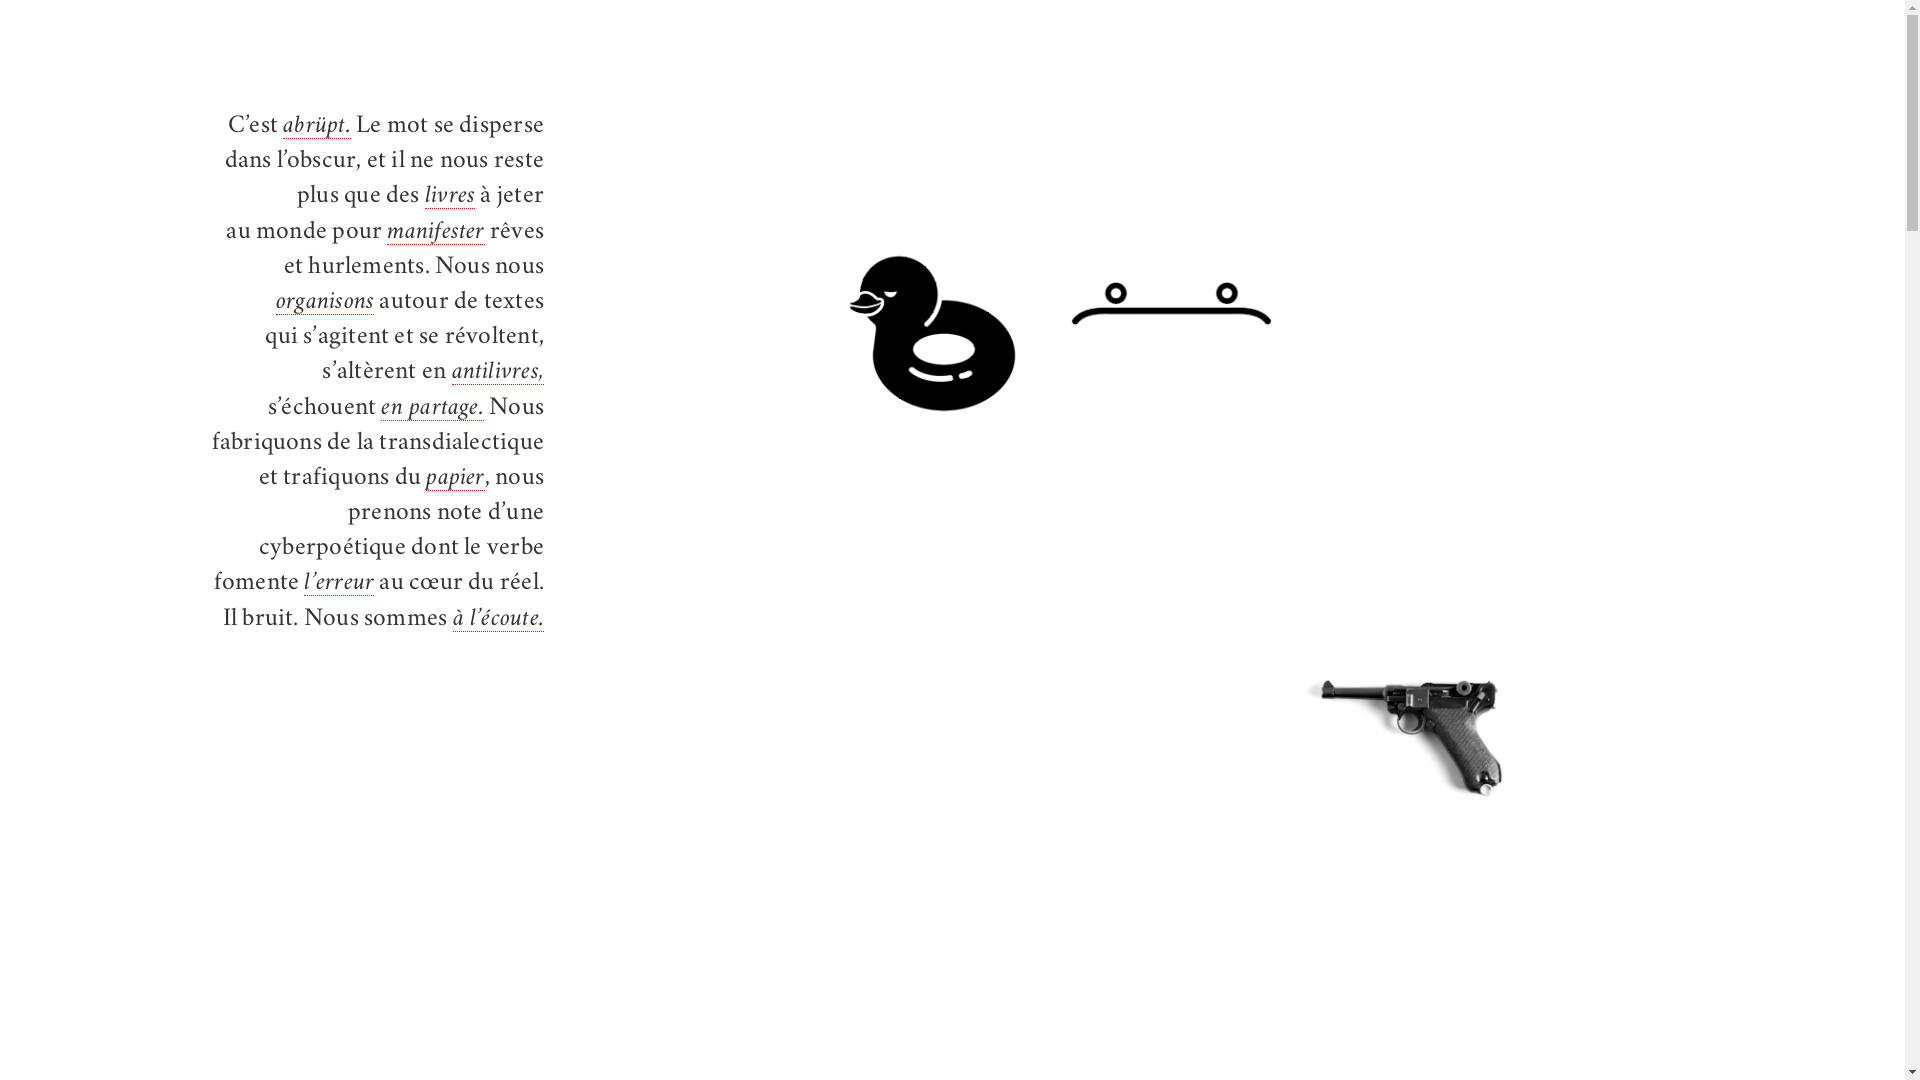 The width and height of the screenshot is (1920, 1080). Describe the element at coordinates (454, 479) in the screenshot. I see `'papier'` at that location.